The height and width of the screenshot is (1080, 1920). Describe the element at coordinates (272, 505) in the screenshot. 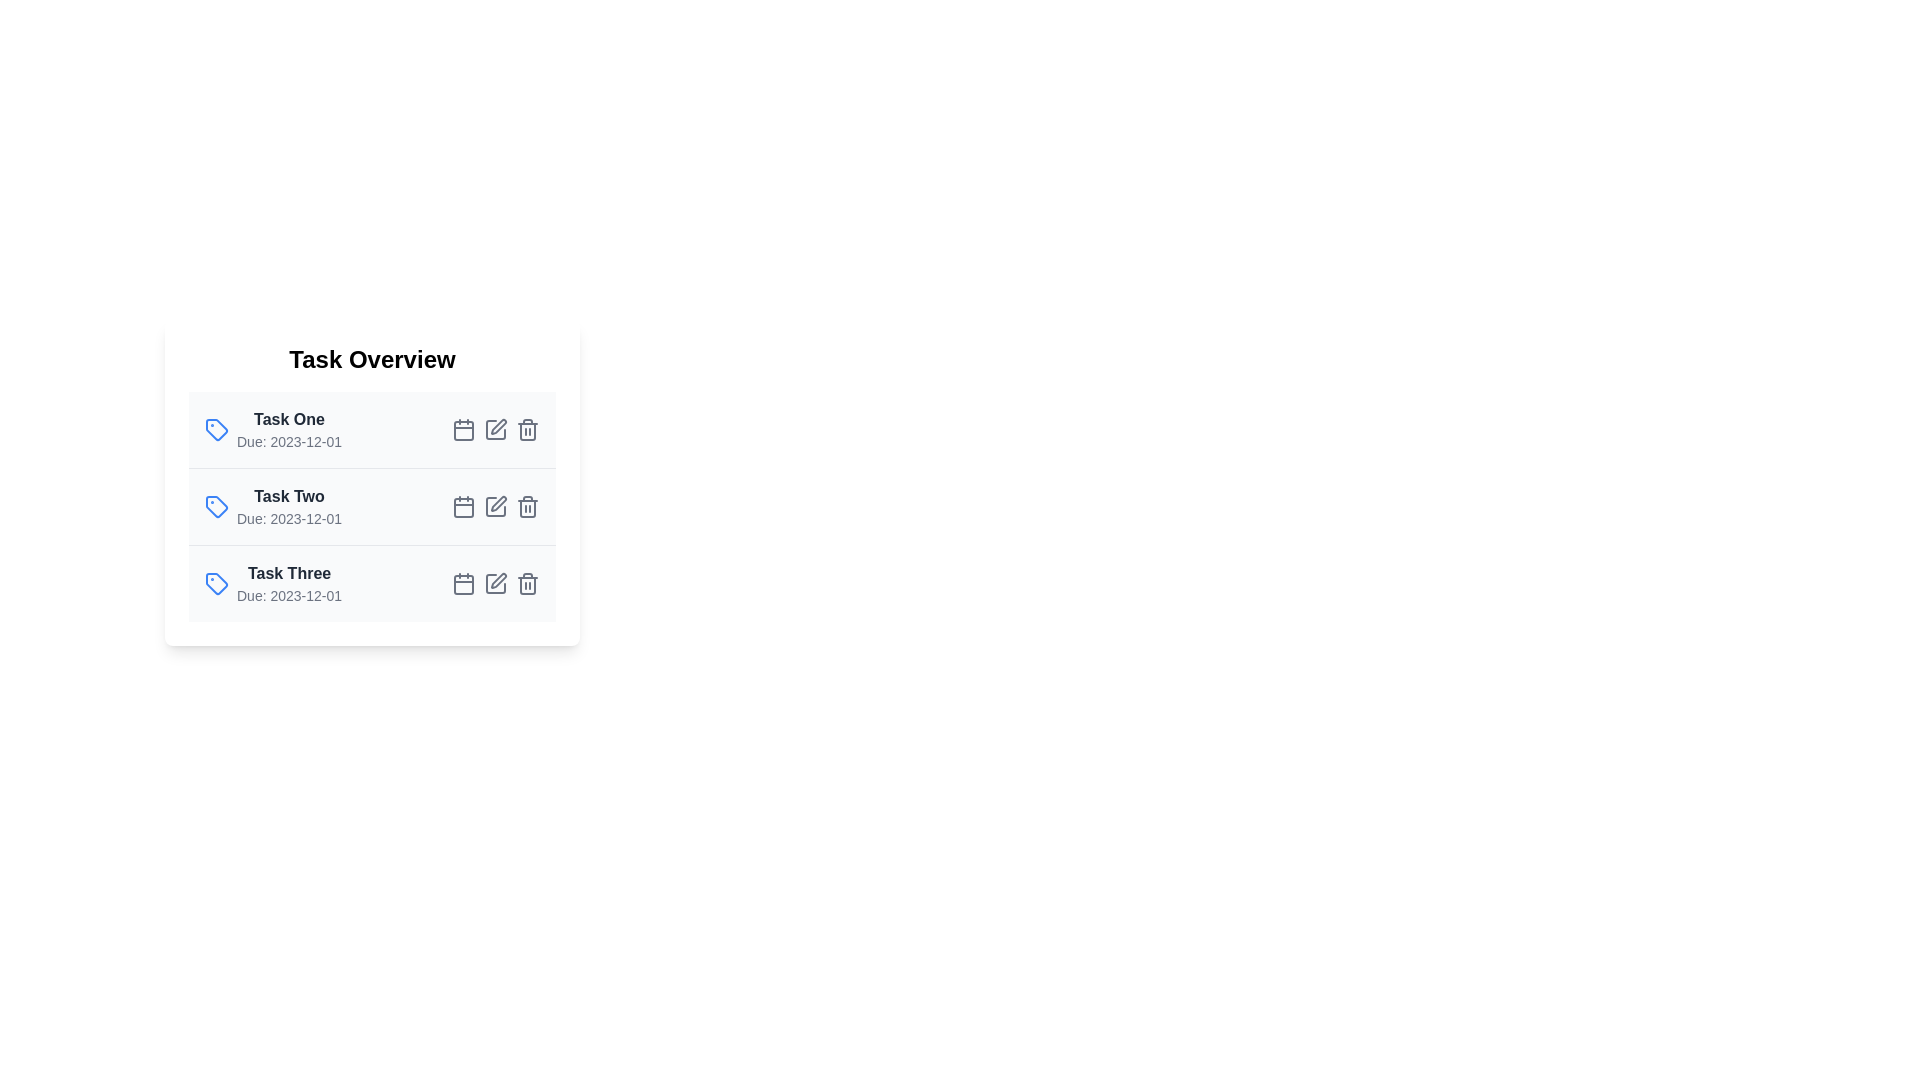

I see `the descriptive text area of the second item in the 'Task Overview' list, which features a blue label icon and the text 'Task Two' in bold dark gray` at that location.